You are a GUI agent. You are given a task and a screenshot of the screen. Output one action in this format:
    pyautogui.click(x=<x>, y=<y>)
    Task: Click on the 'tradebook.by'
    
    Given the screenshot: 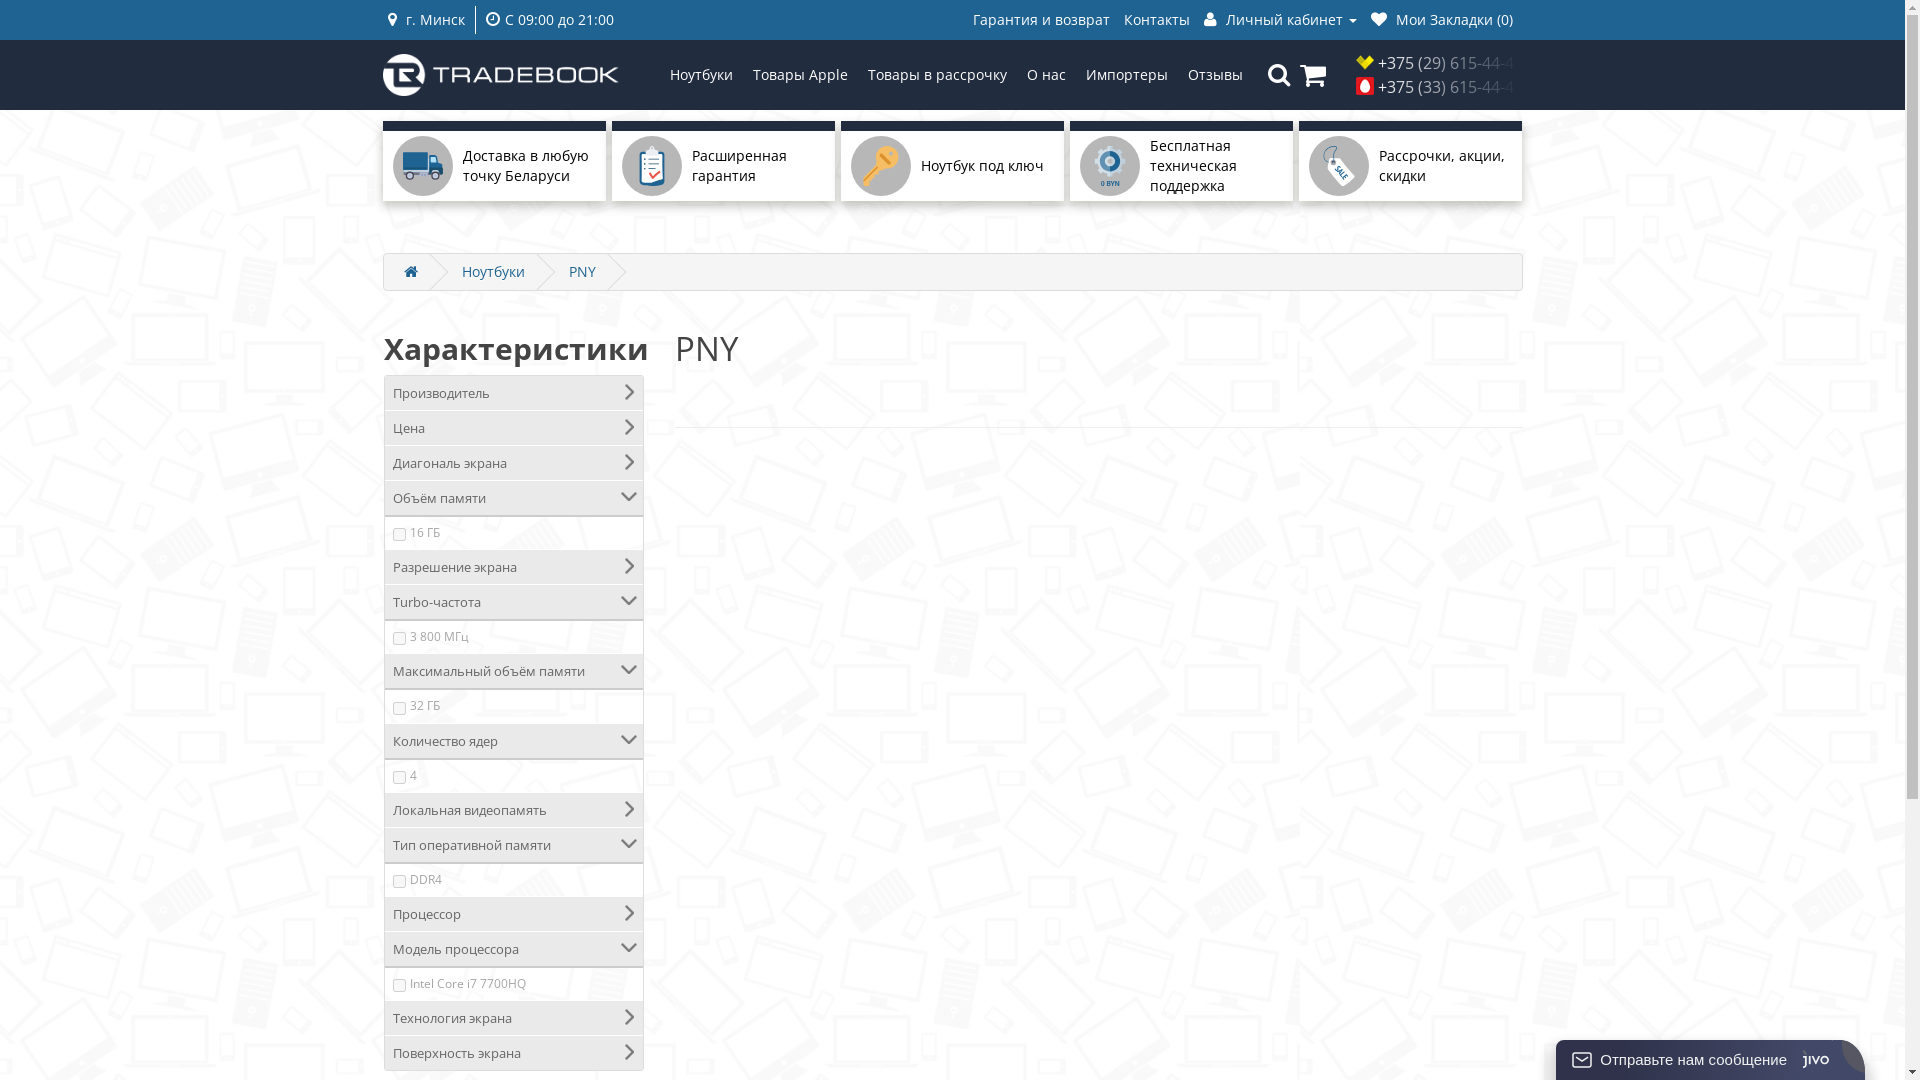 What is the action you would take?
    pyautogui.click(x=500, y=73)
    